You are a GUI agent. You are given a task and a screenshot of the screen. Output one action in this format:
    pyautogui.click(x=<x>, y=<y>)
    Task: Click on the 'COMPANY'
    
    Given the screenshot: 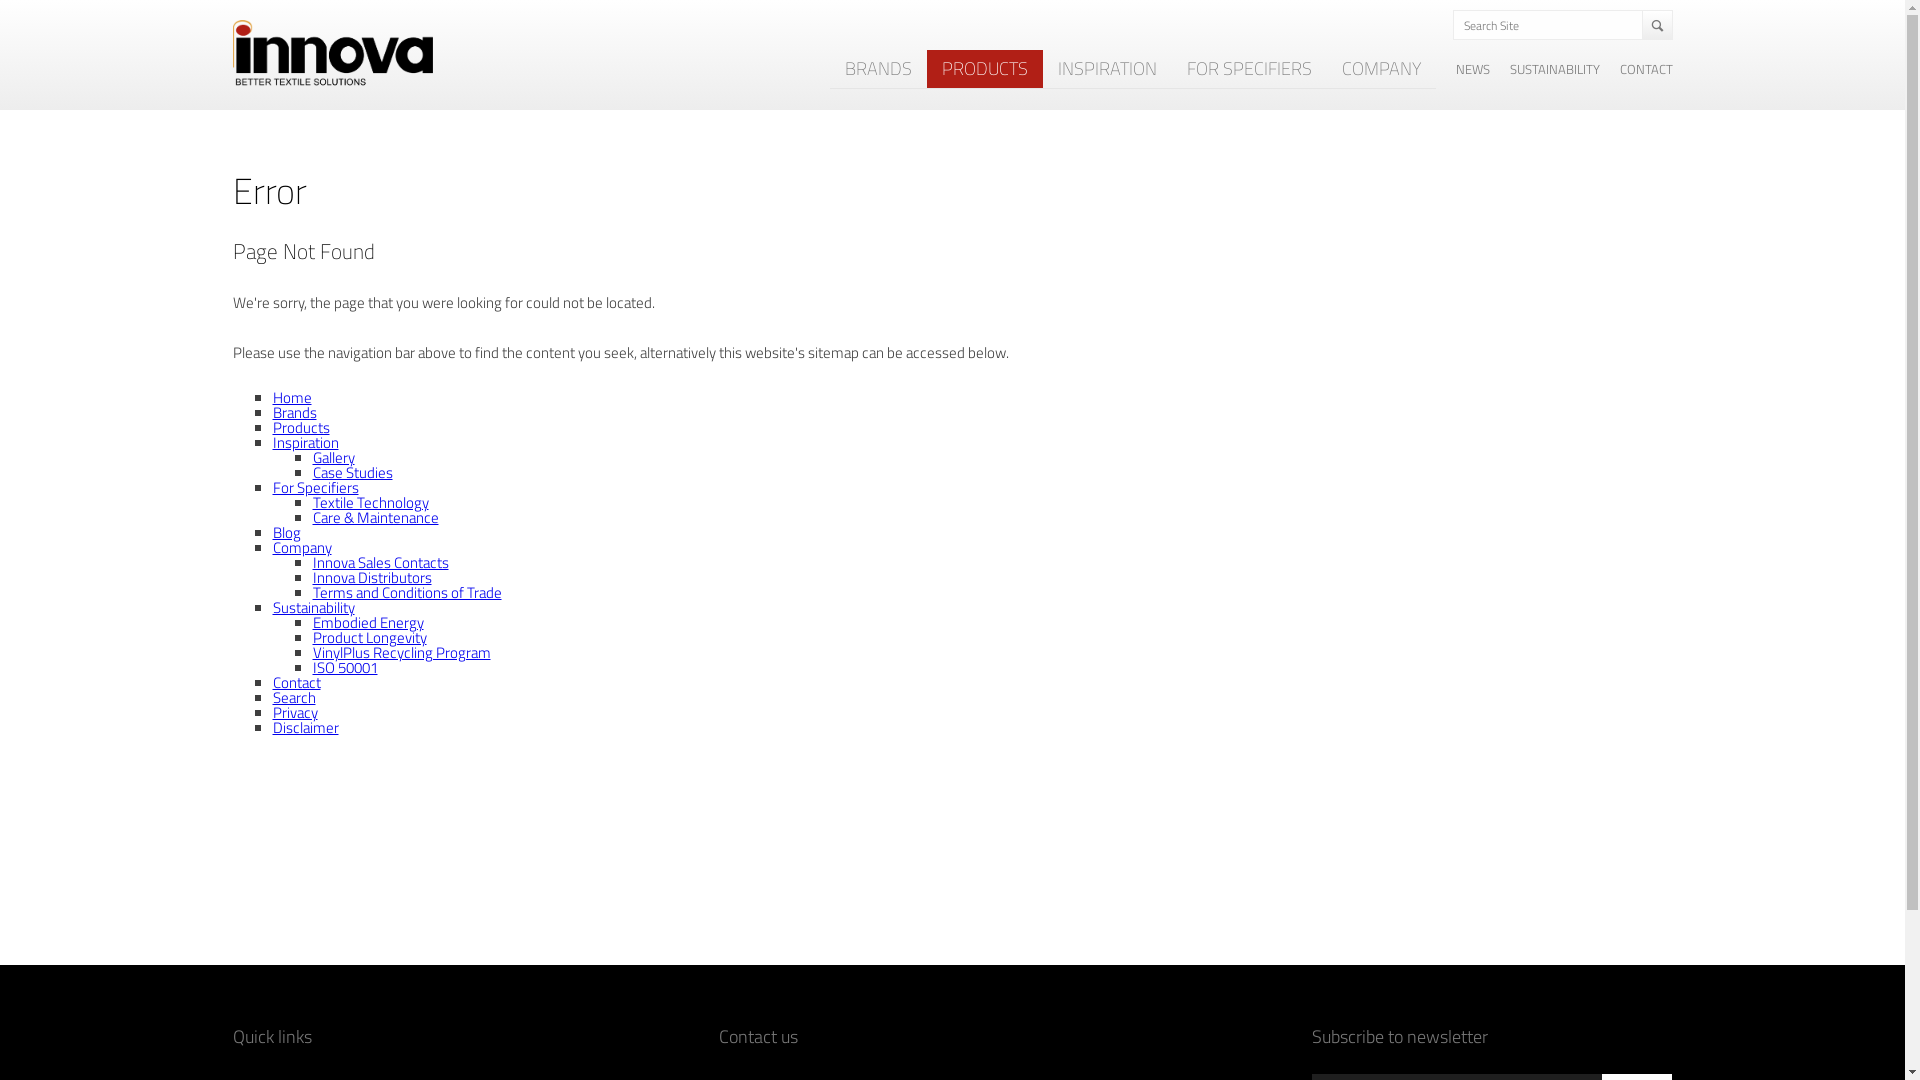 What is the action you would take?
    pyautogui.click(x=1379, y=68)
    